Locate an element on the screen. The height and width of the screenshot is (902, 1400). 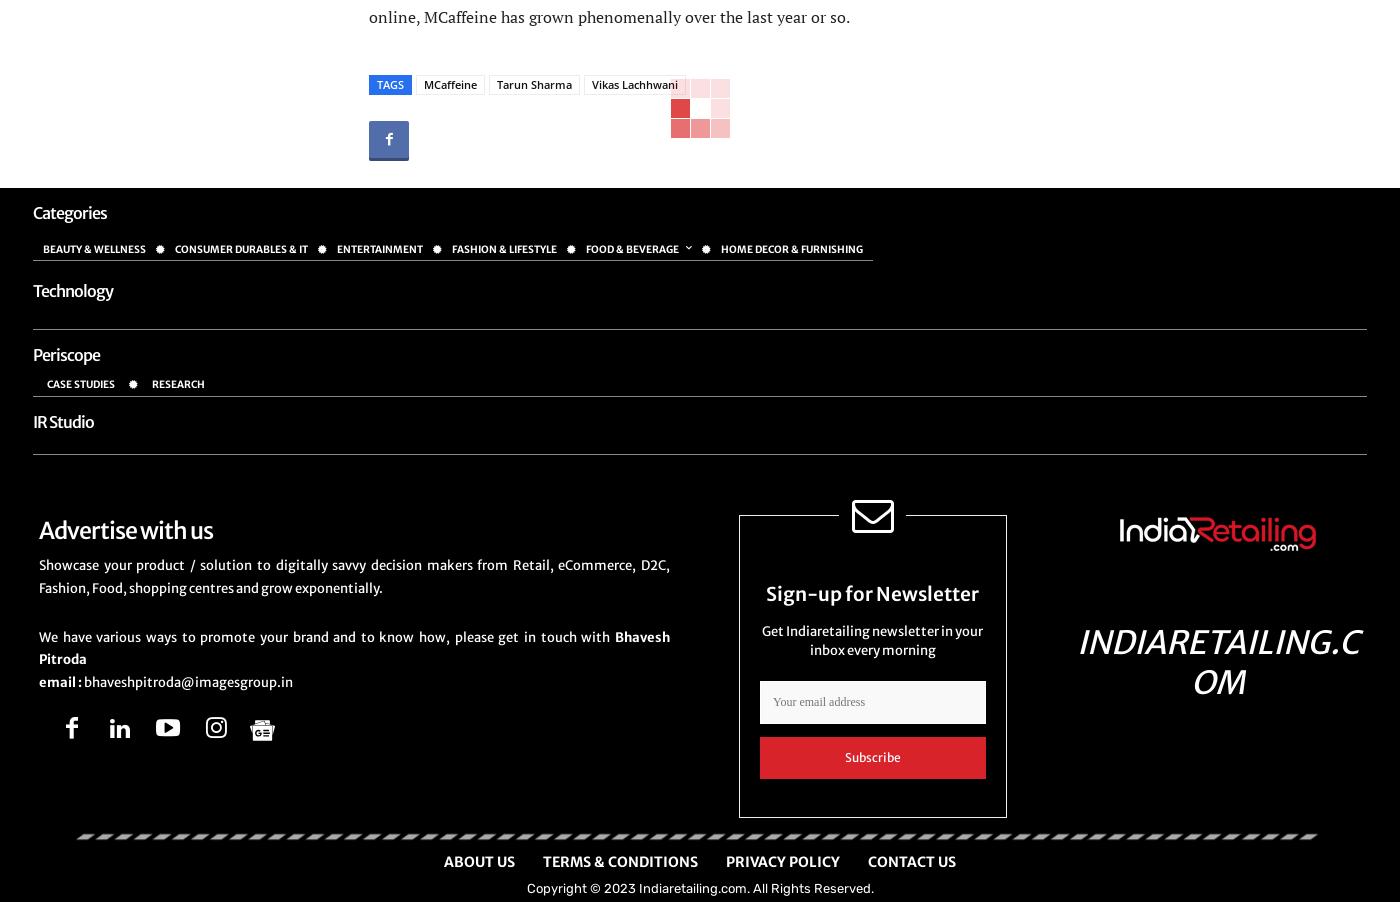
'Research' is located at coordinates (178, 384).